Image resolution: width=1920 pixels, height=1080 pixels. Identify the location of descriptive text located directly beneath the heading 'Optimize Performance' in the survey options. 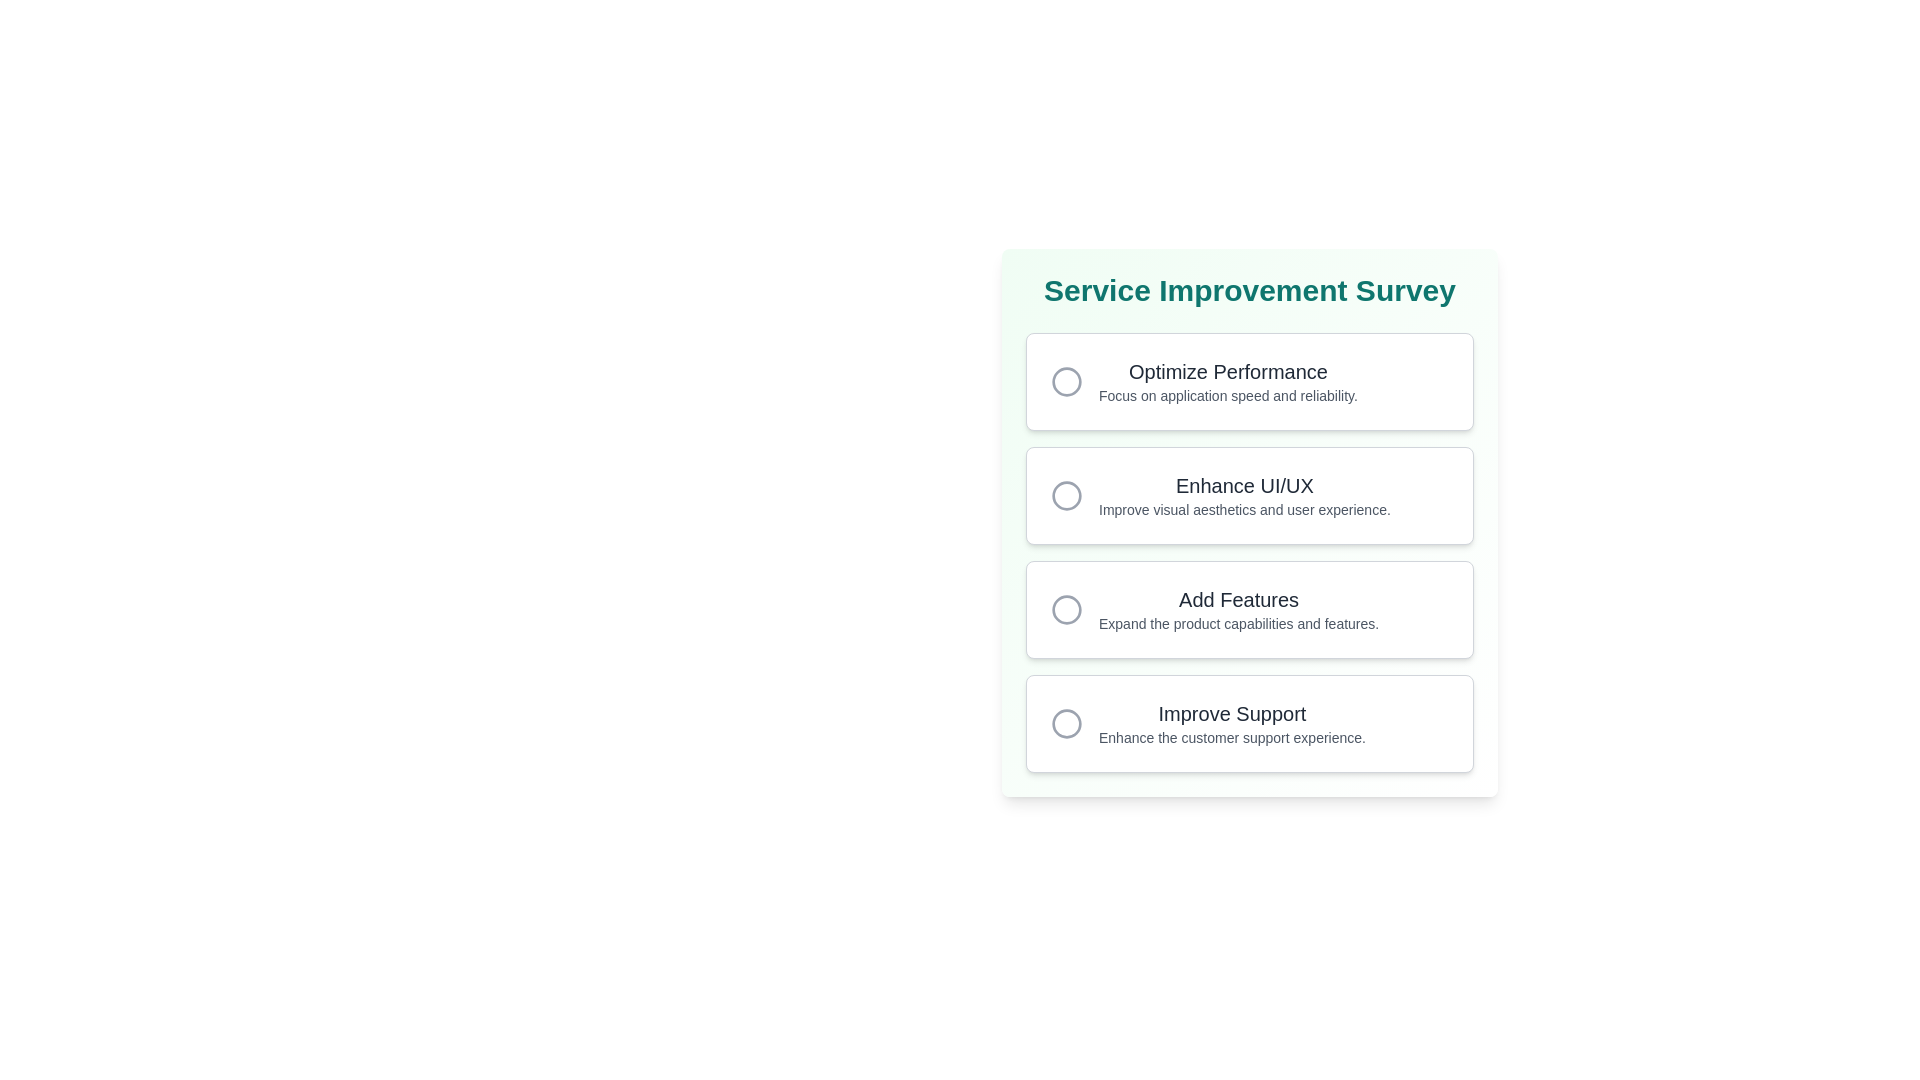
(1227, 396).